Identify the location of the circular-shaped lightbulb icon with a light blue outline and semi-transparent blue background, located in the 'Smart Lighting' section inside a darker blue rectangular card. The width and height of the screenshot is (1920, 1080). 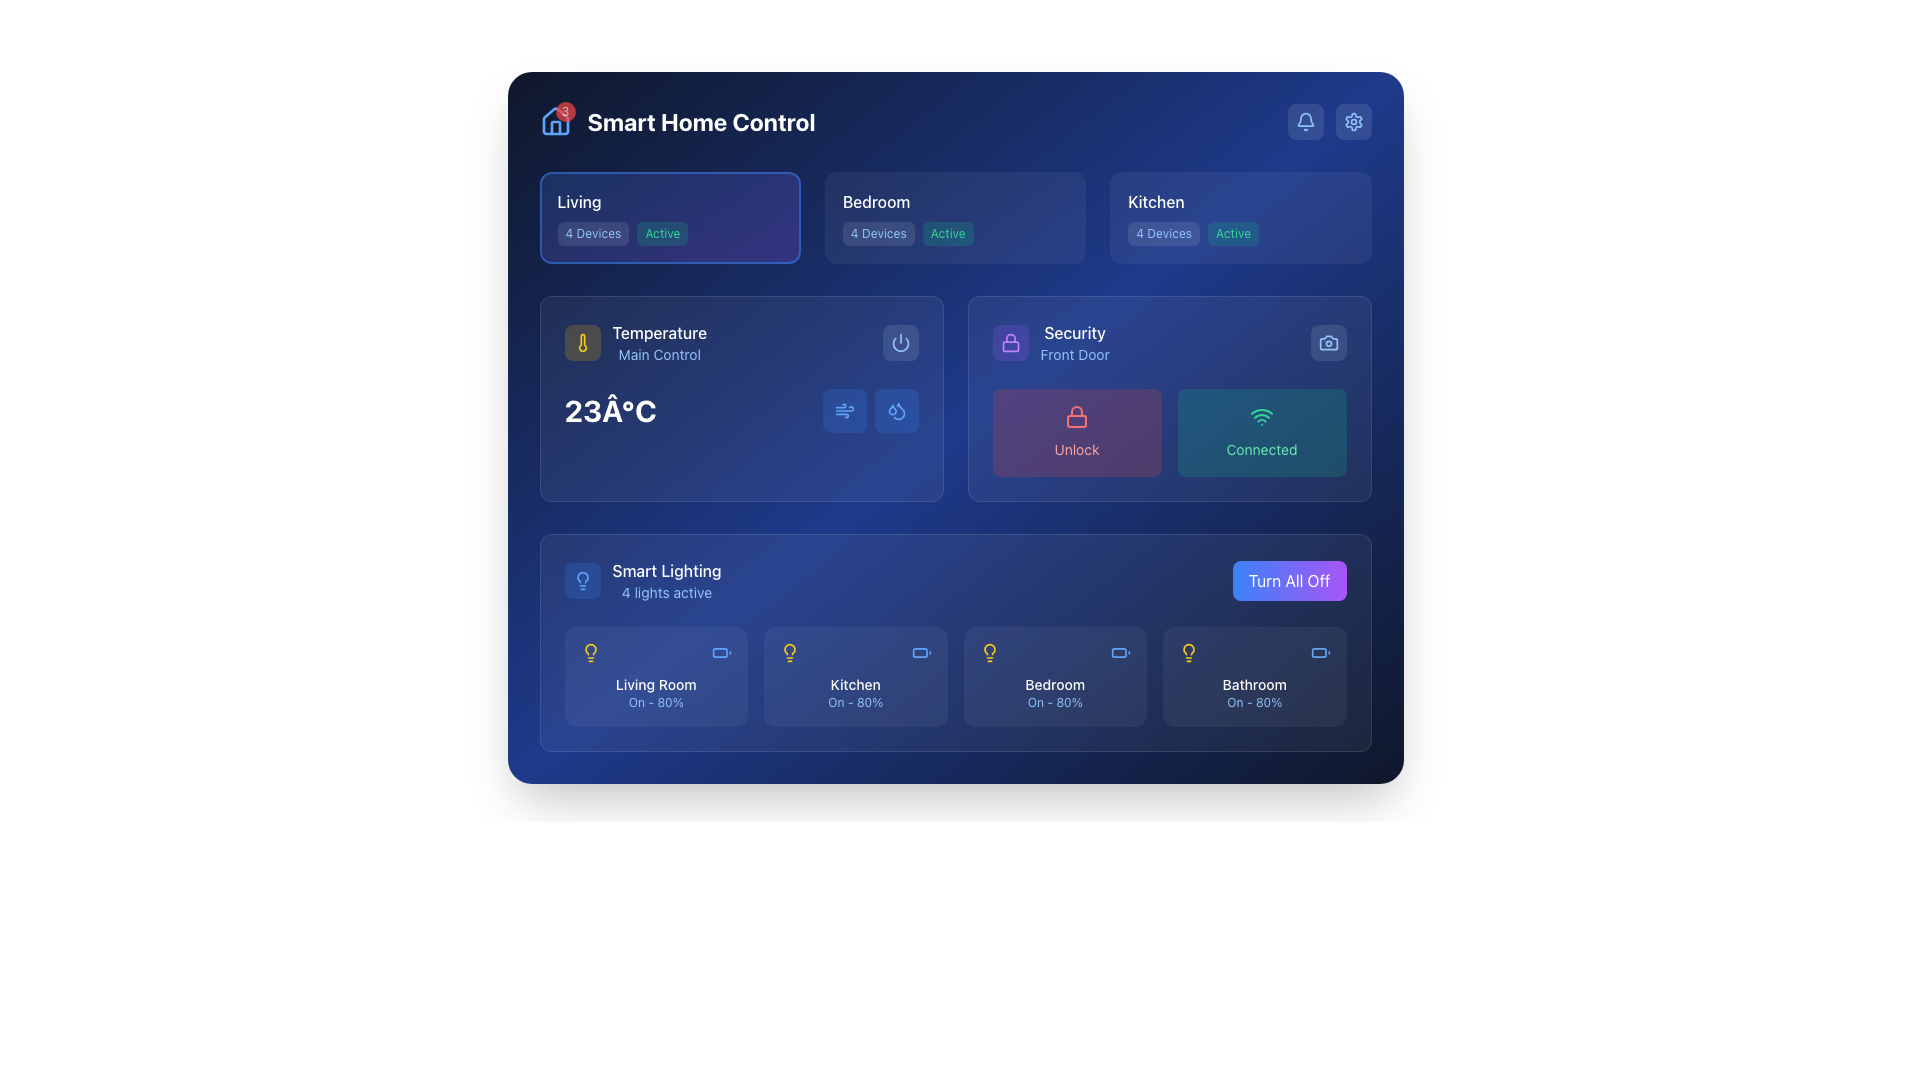
(581, 581).